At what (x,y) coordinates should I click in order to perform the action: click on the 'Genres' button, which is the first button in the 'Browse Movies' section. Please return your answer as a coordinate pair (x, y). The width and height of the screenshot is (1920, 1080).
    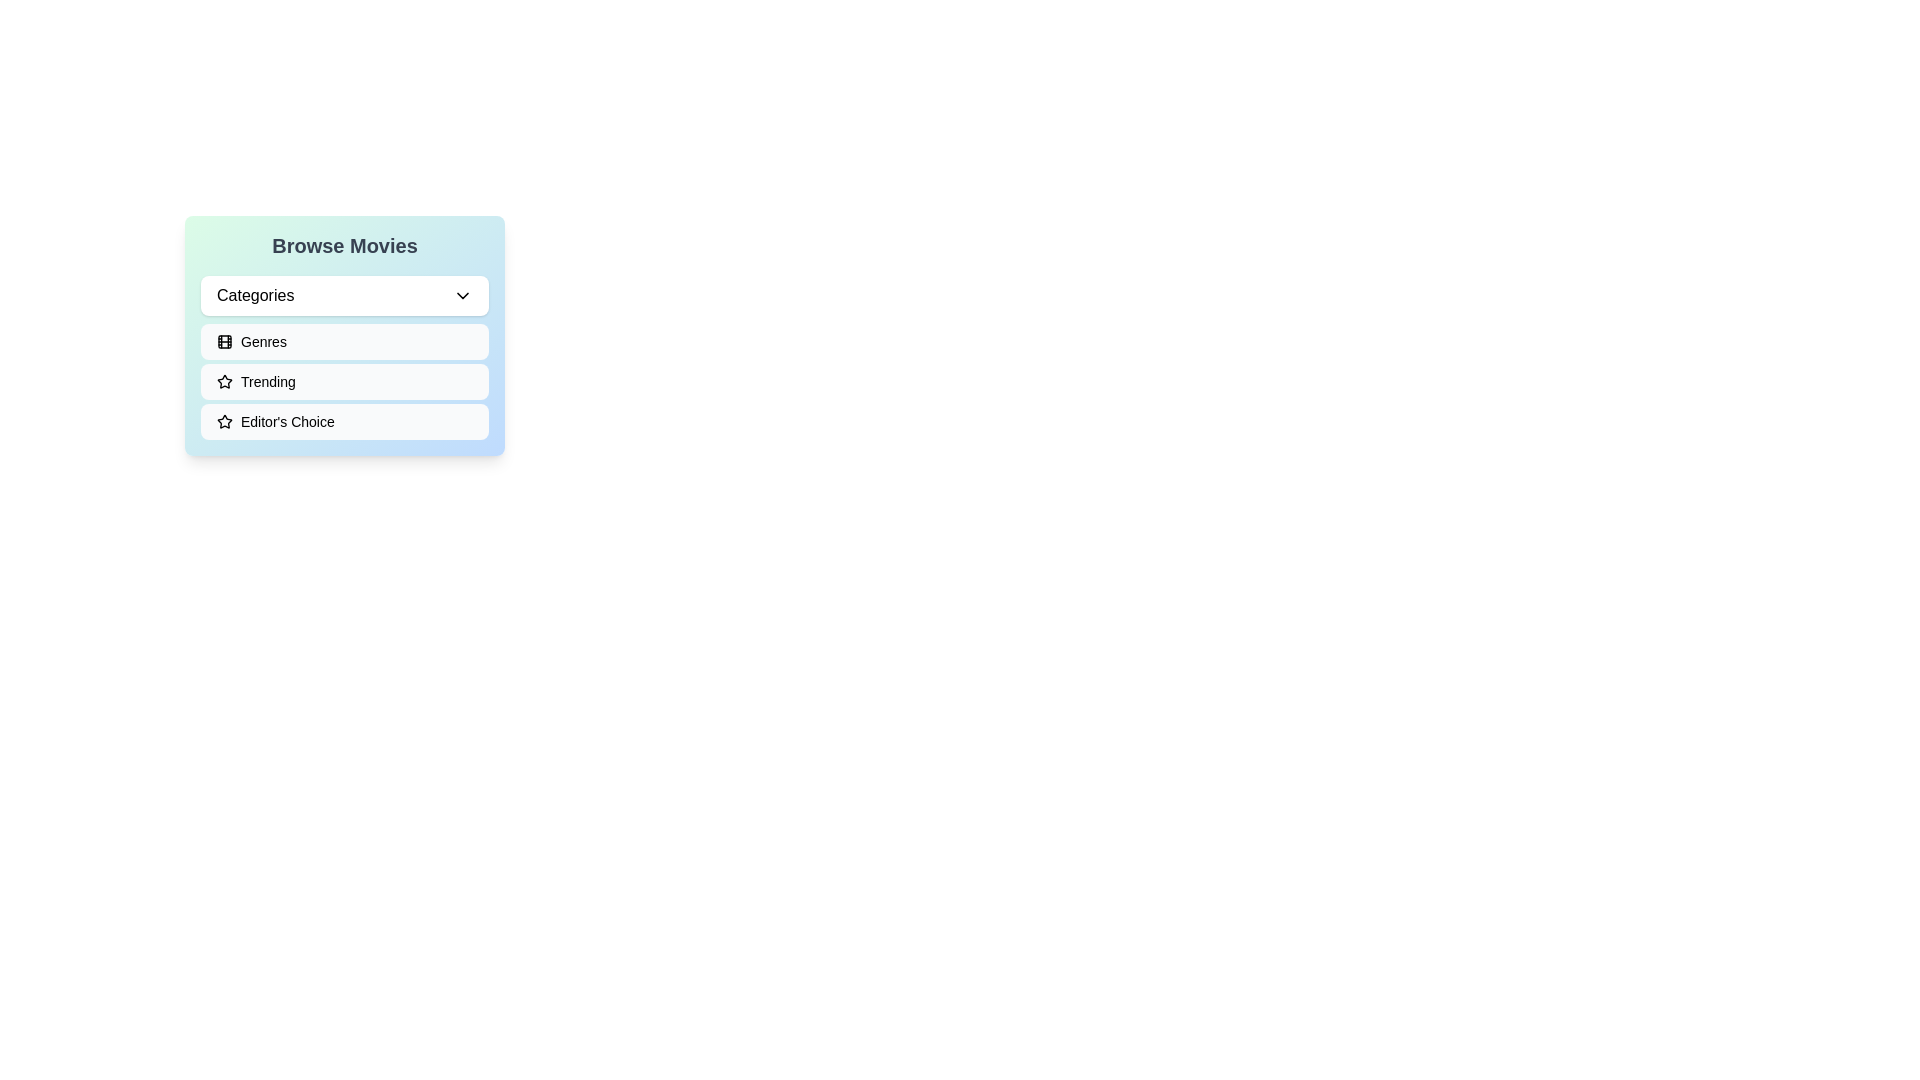
    Looking at the image, I should click on (345, 341).